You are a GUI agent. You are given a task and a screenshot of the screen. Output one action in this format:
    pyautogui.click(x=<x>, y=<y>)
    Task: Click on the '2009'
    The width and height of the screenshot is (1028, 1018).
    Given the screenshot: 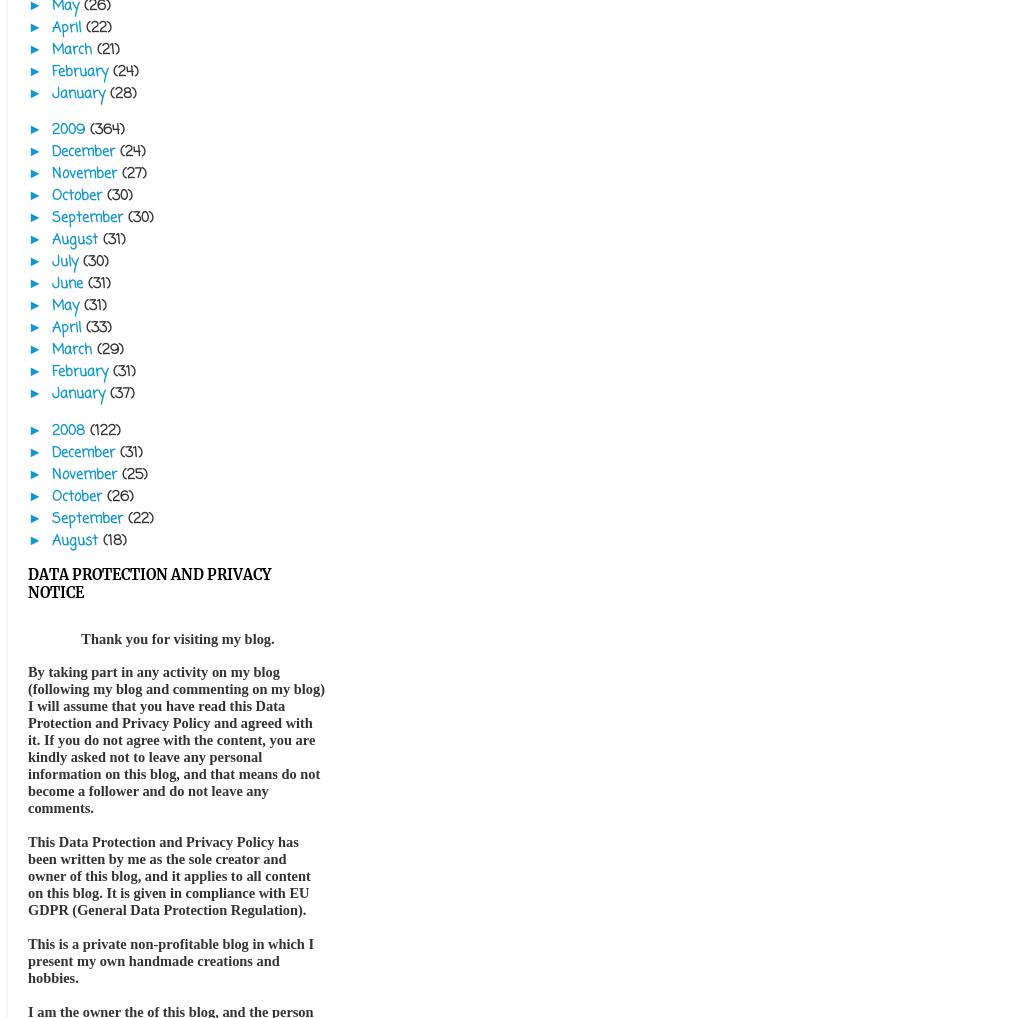 What is the action you would take?
    pyautogui.click(x=52, y=128)
    